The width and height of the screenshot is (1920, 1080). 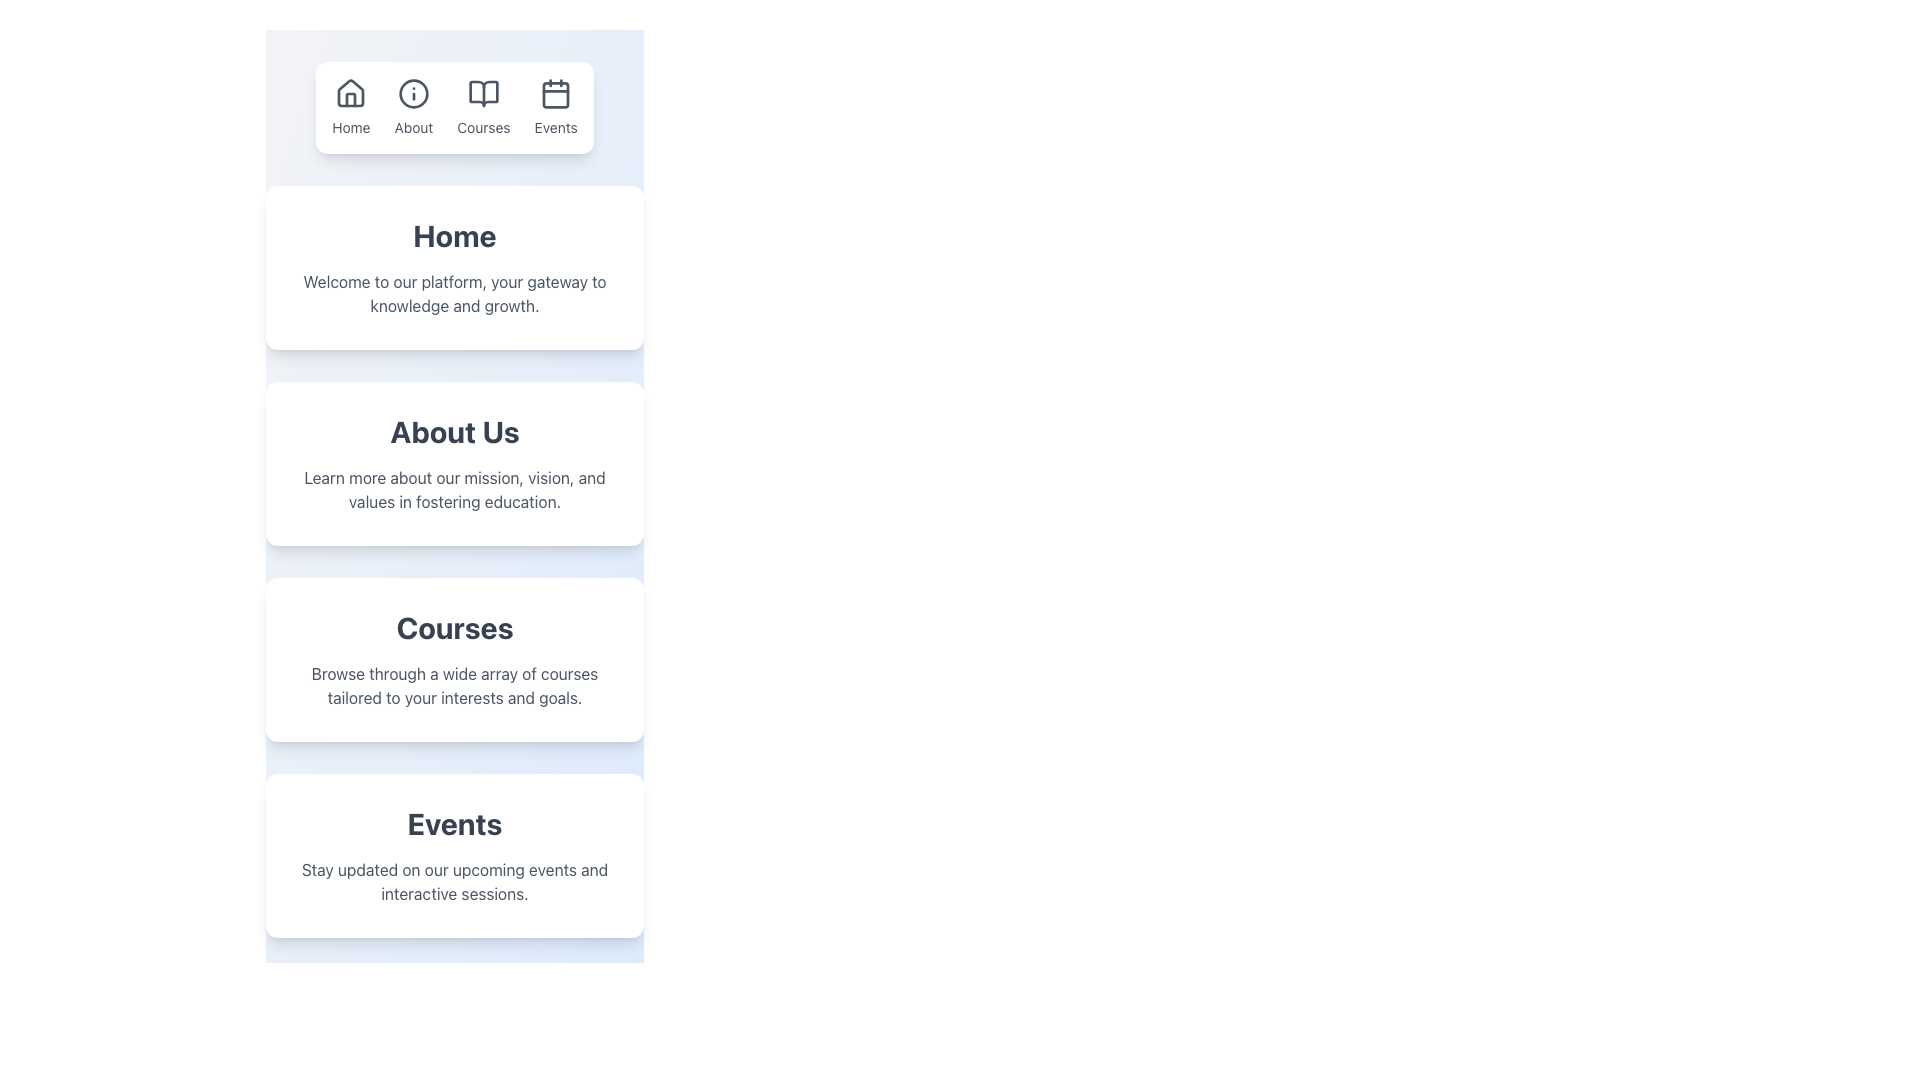 What do you see at coordinates (556, 95) in the screenshot?
I see `the visual representation of the rounded rectangle within the Events icon in the top navigation section` at bounding box center [556, 95].